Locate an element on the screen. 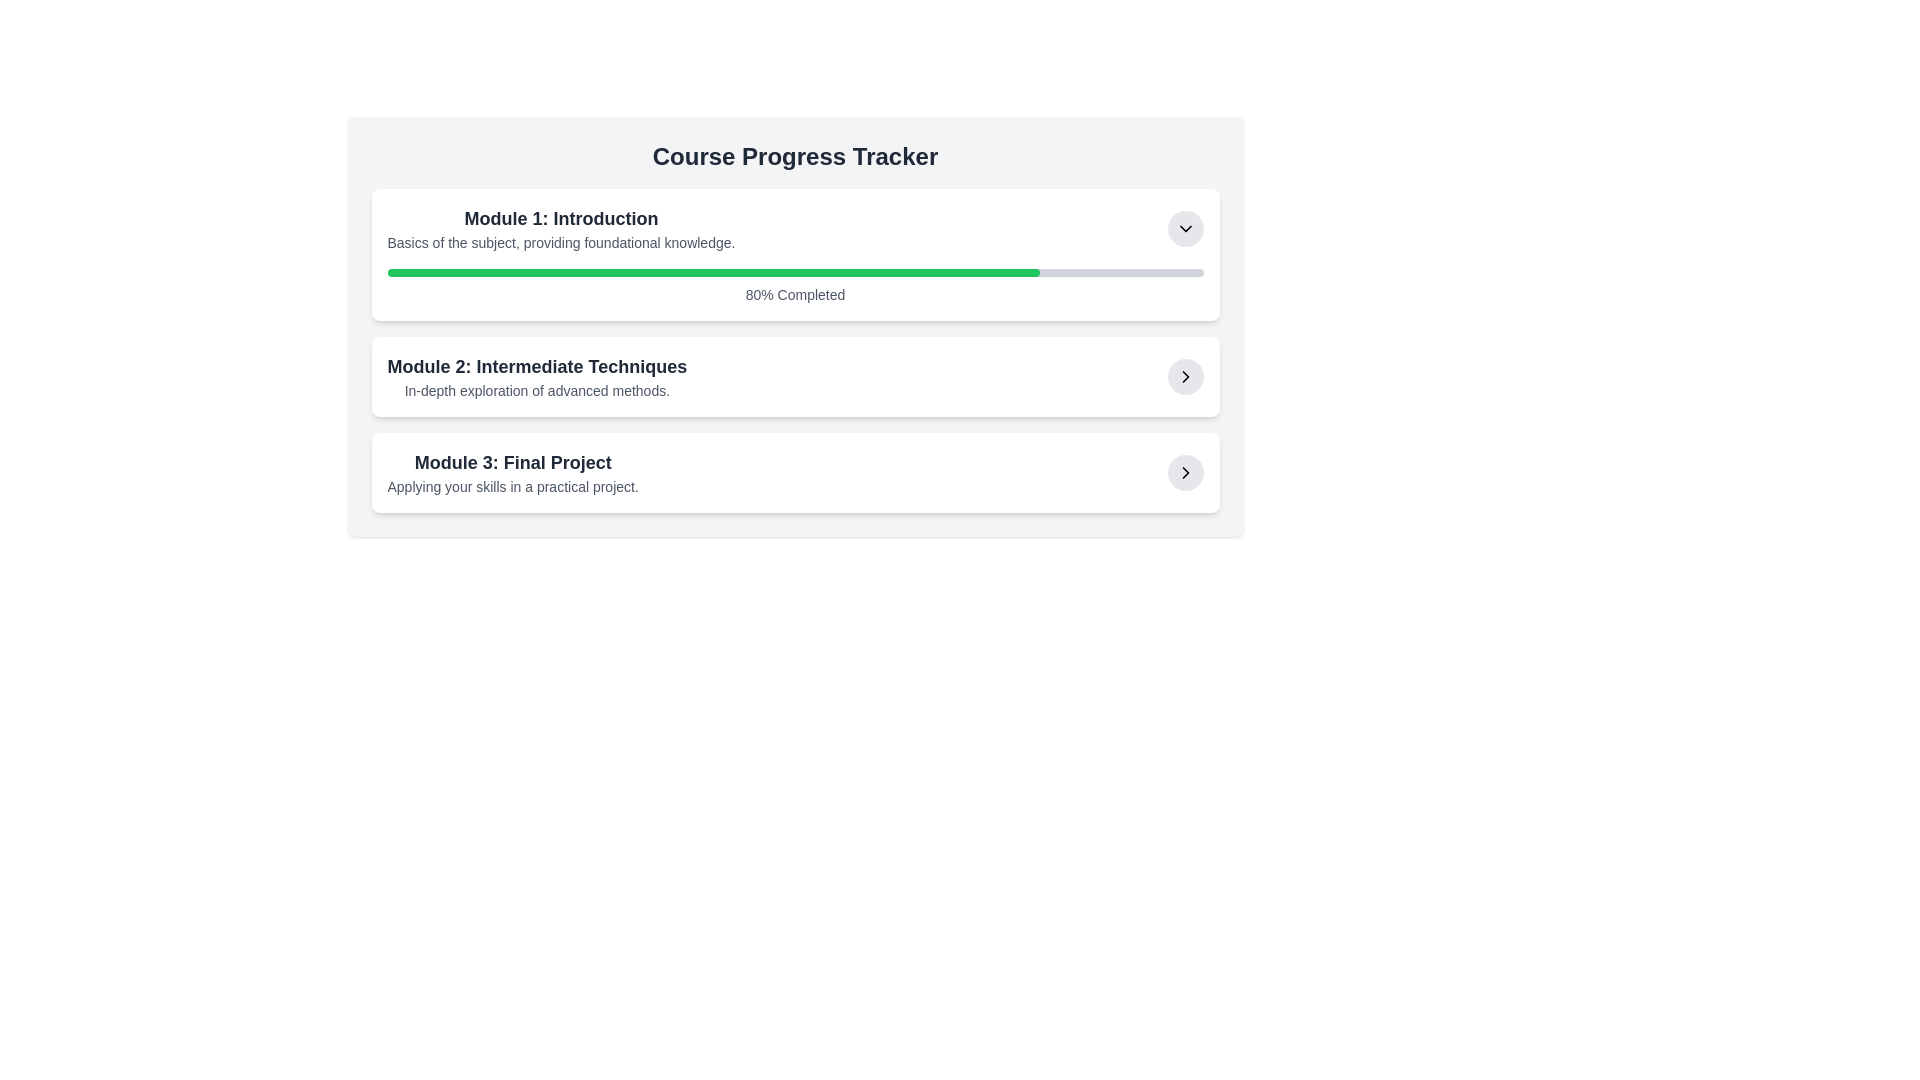 Image resolution: width=1920 pixels, height=1080 pixels. the right-facing arrow icon located in the bottom-right corner of the 'Module 3: Final Project' section of the 'Course Progress Tracker' interface, which serves as a forward navigation button is located at coordinates (1185, 377).